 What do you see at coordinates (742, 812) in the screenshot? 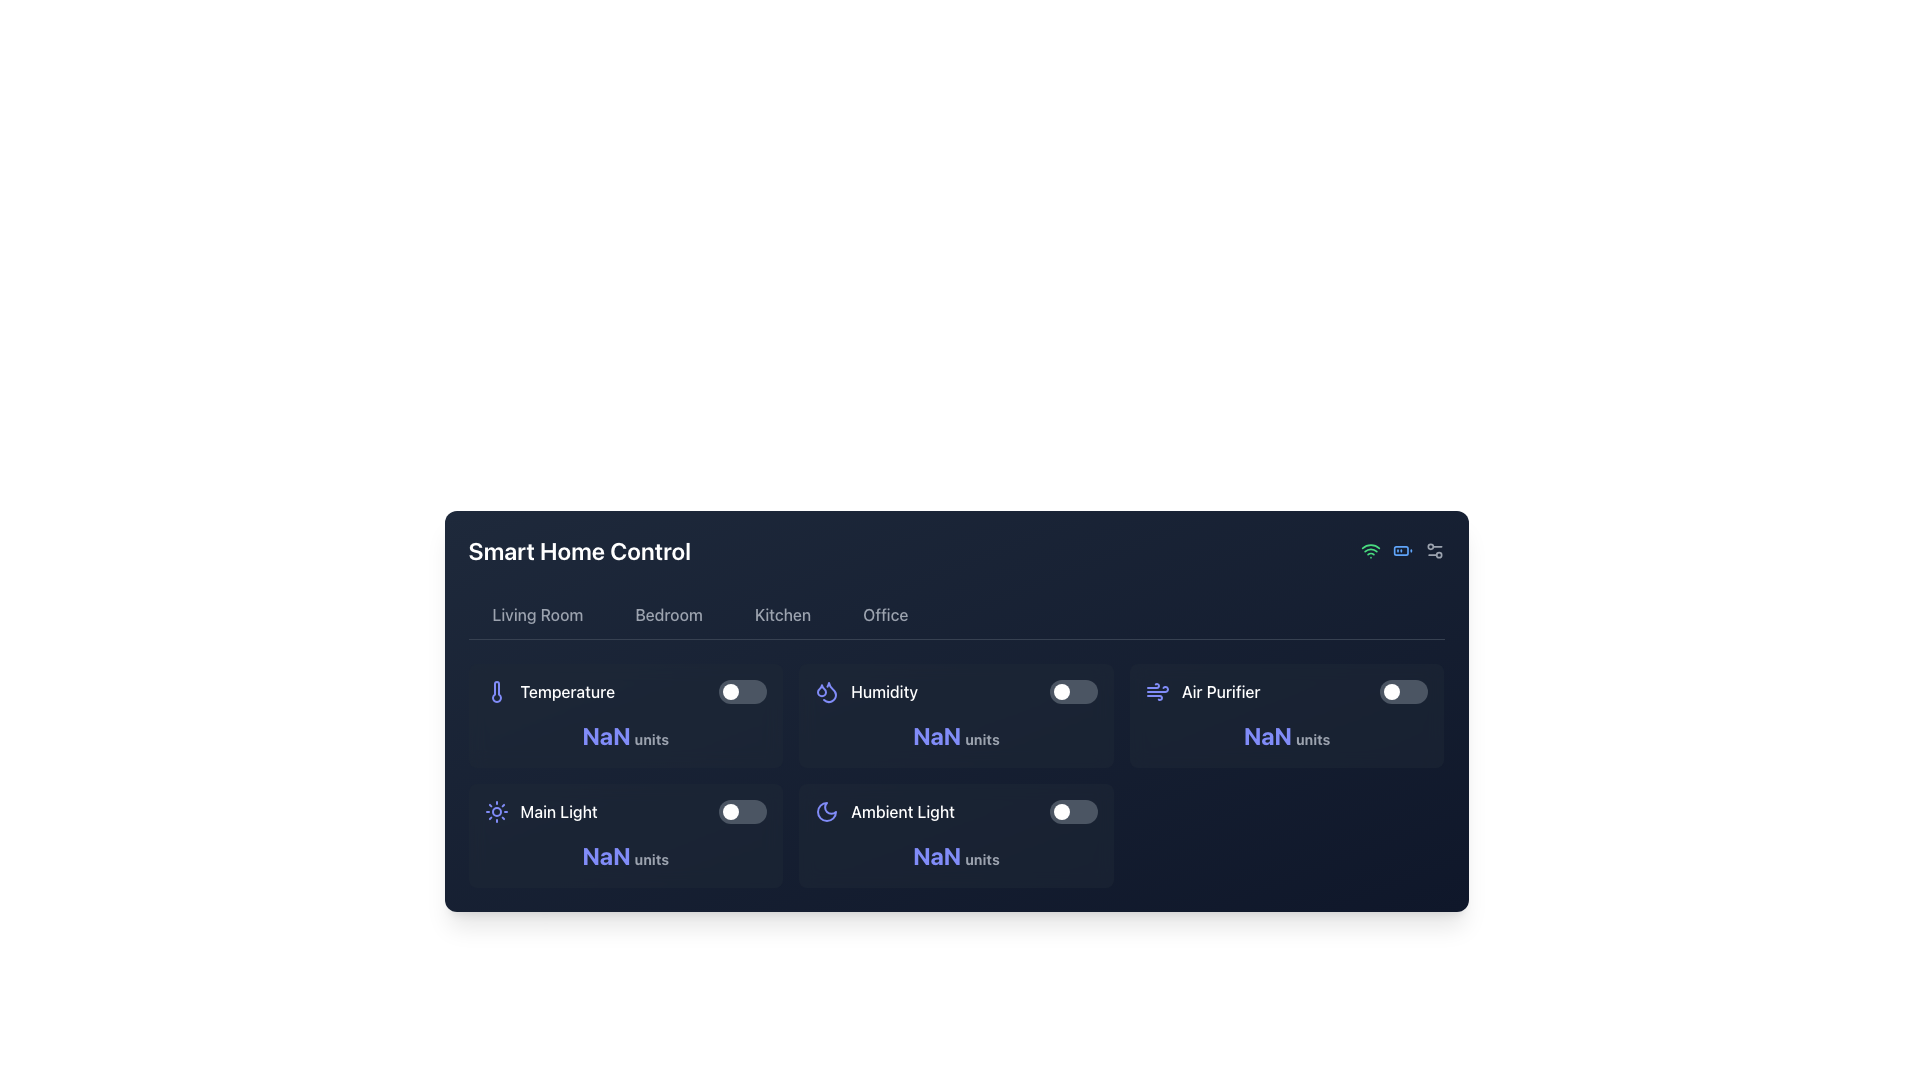
I see `the toggle switch for the 'Main Light' located in the bottom-left section of its card` at bounding box center [742, 812].